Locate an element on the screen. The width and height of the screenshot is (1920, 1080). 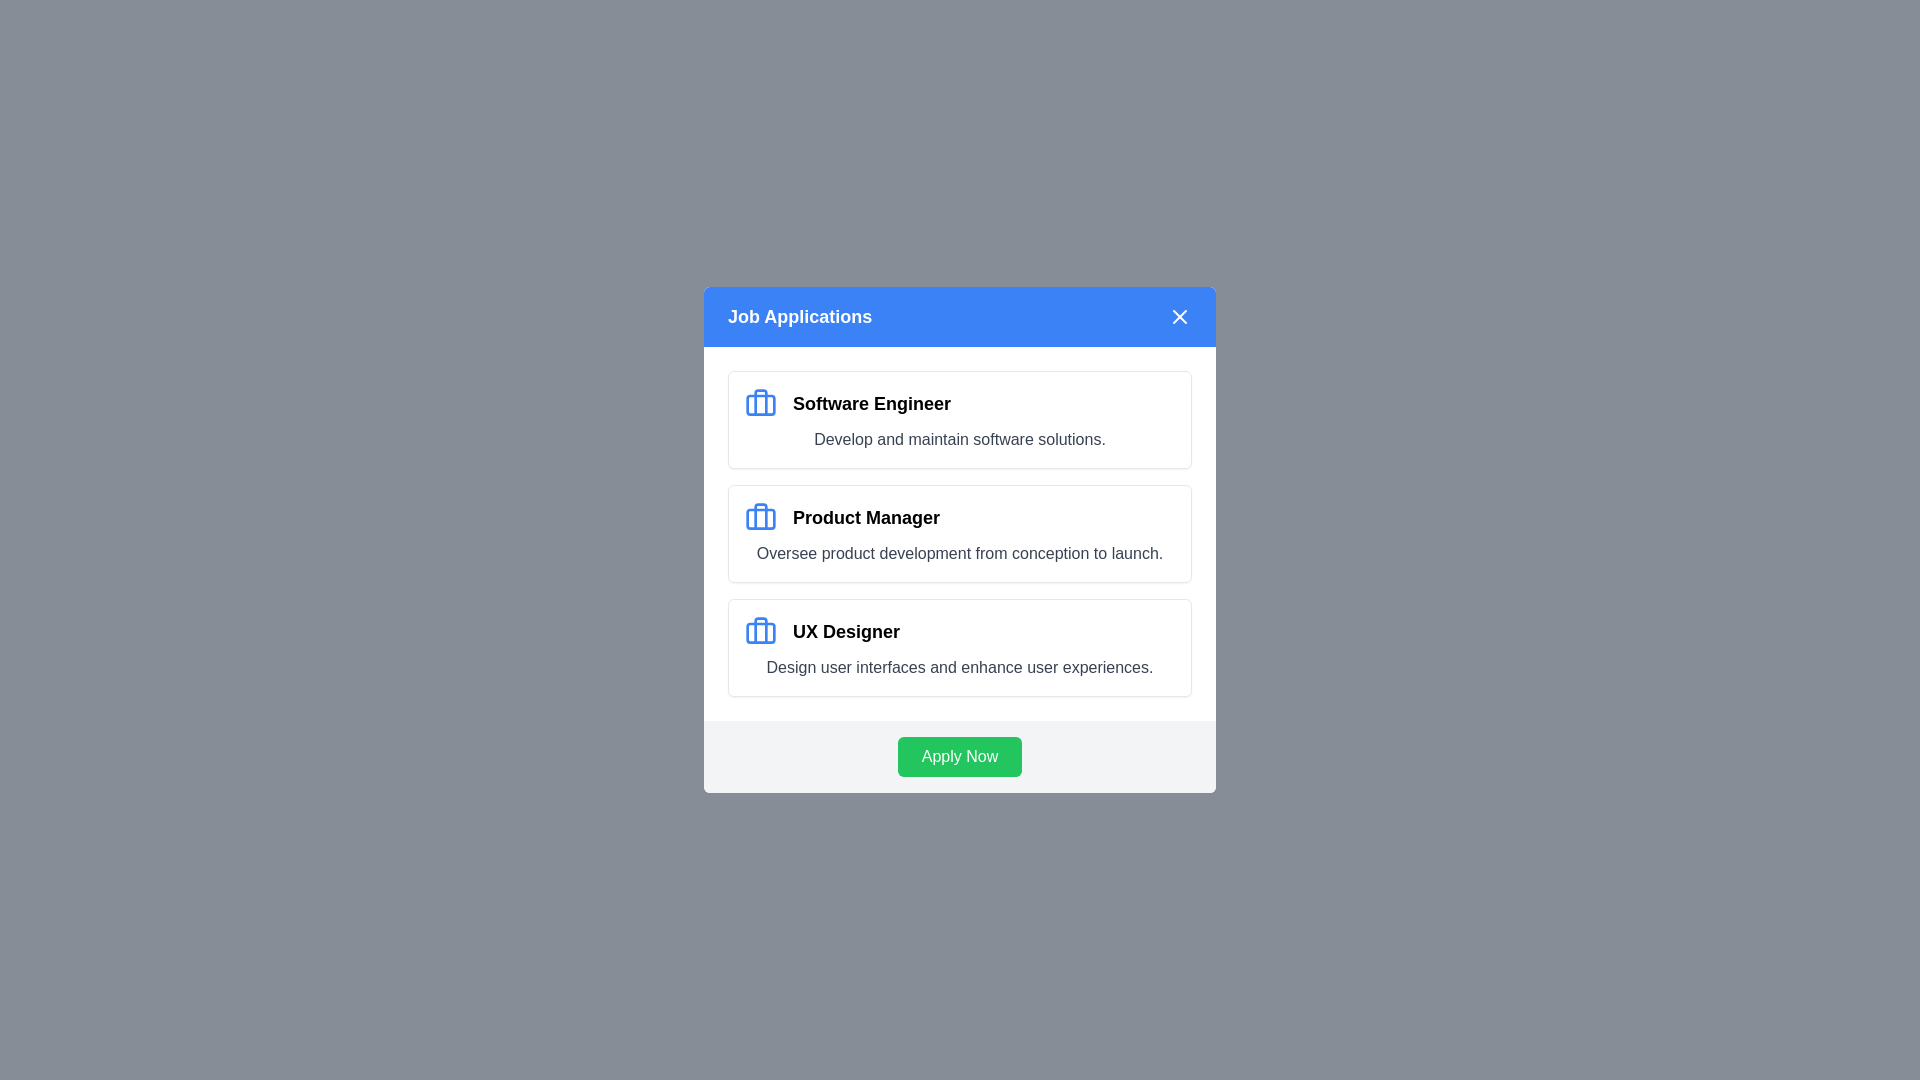
the non-interactive icon representing the job title 'UX Designer' located to the left of the text in the third row of the 'Job Applications' section is located at coordinates (760, 632).